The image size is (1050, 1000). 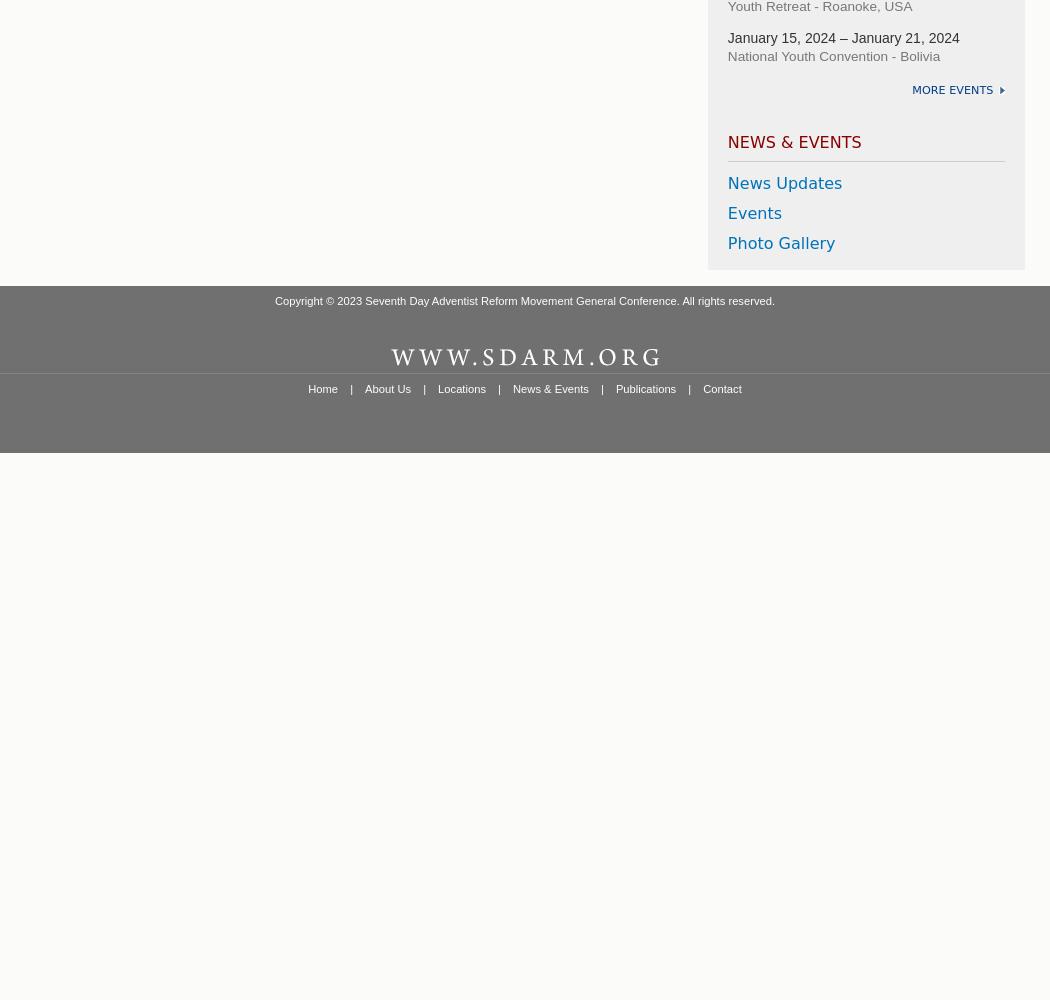 I want to click on 'MORE EVENTS', so click(x=951, y=88).